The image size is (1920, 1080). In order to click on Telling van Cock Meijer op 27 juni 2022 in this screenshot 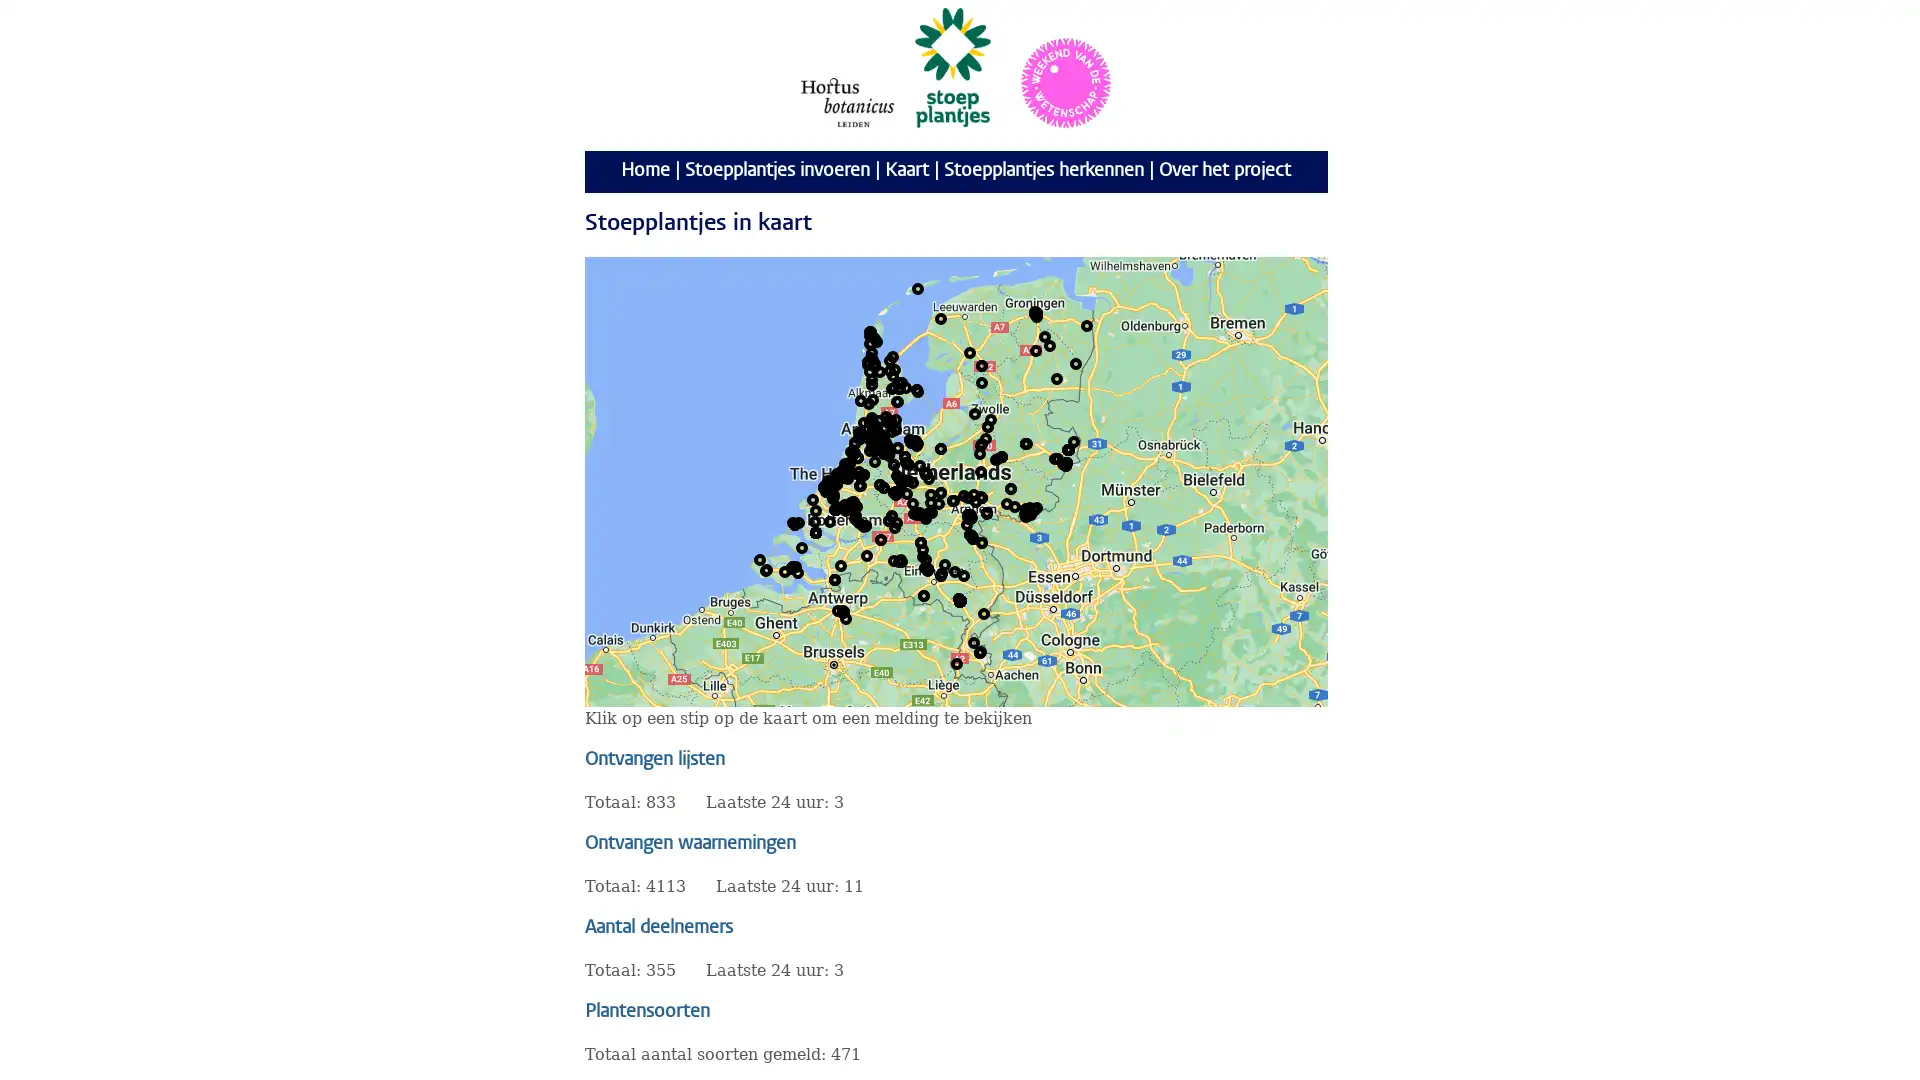, I will do `click(850, 451)`.